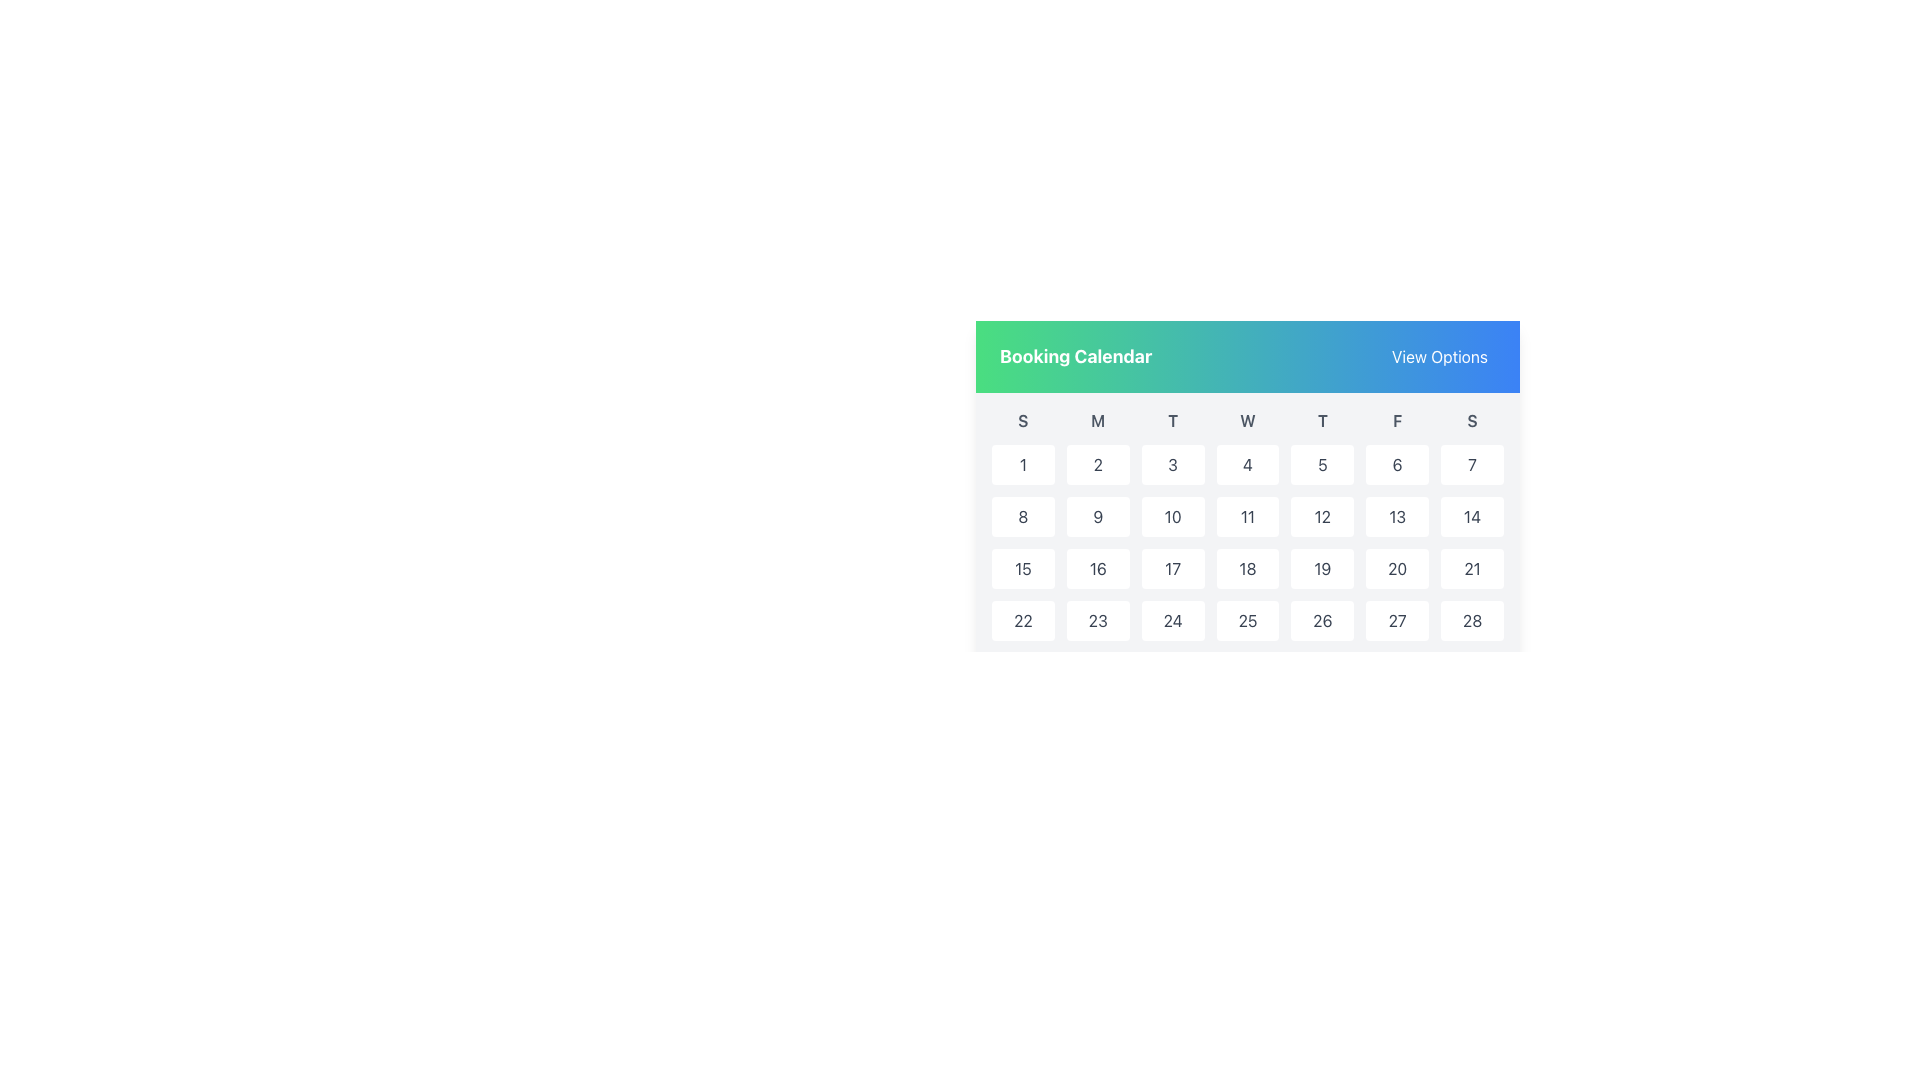 The height and width of the screenshot is (1080, 1920). Describe the element at coordinates (1173, 465) in the screenshot. I see `the date text element representing the third day of the month in the Tuesday column of the Booking Calendar` at that location.